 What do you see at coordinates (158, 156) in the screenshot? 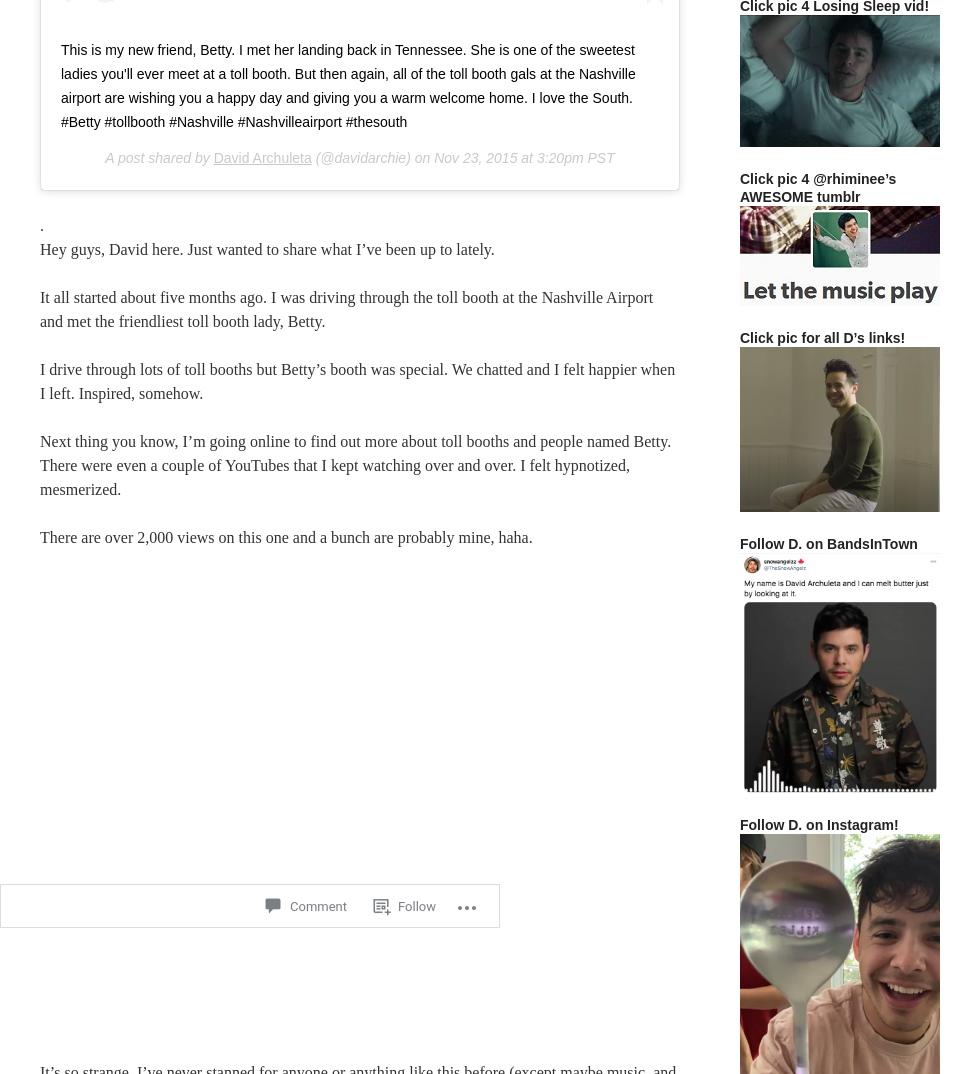
I see `'A post shared by'` at bounding box center [158, 156].